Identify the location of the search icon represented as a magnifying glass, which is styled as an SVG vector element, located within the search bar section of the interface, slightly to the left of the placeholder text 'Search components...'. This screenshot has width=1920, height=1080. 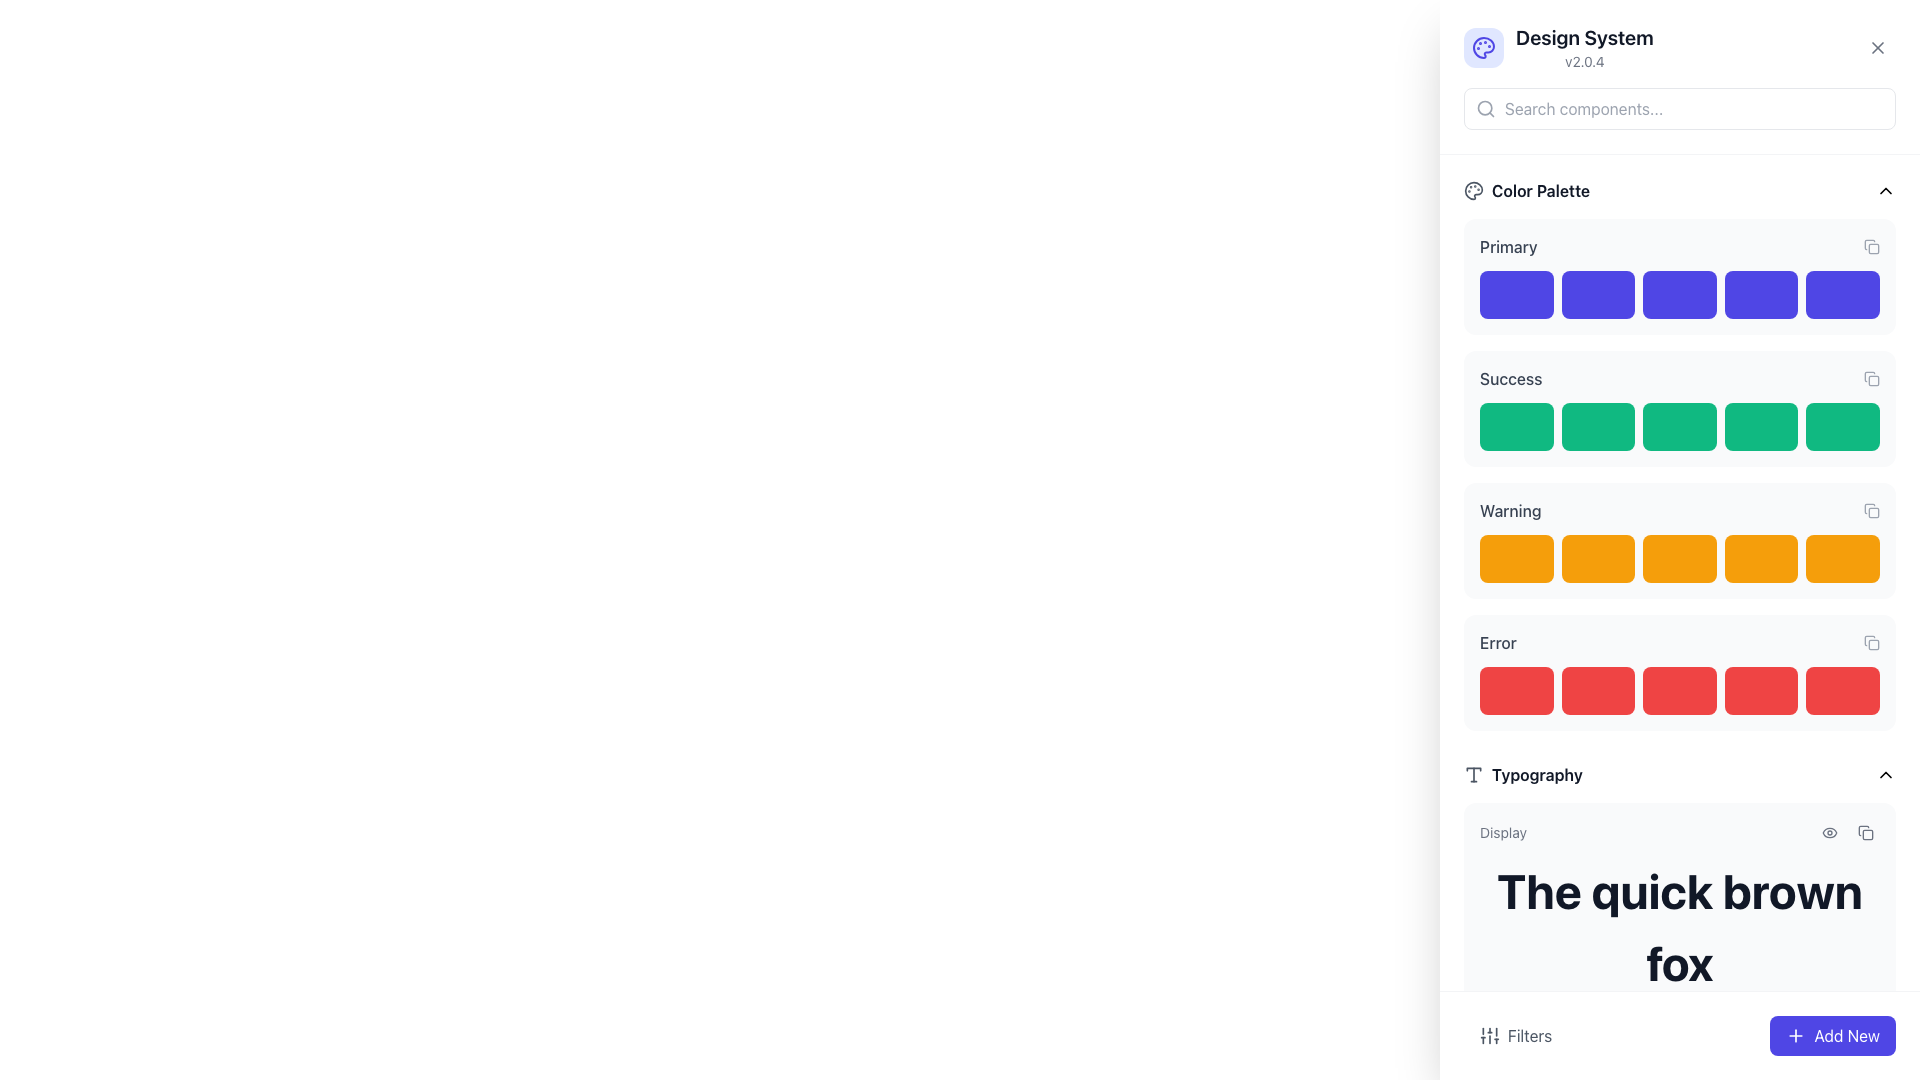
(1486, 108).